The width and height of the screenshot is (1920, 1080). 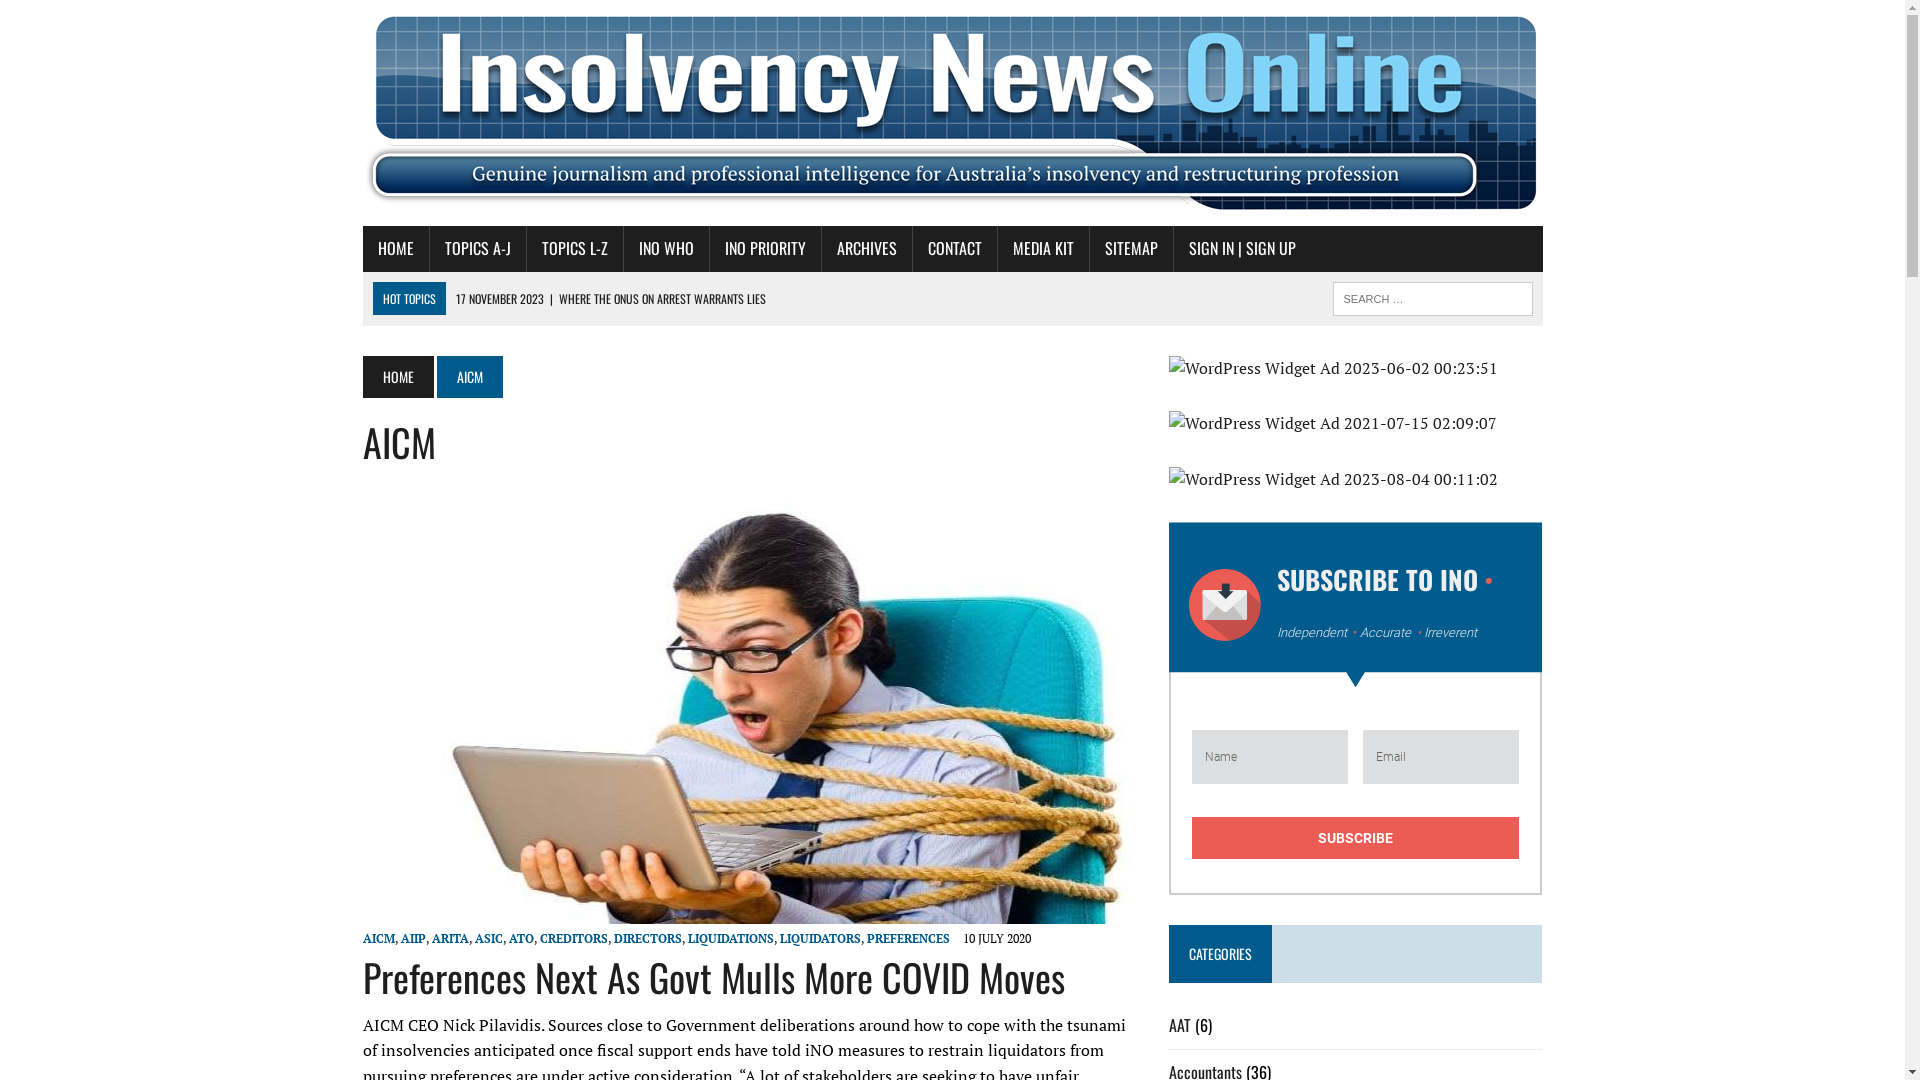 I want to click on '17 NOVEMBER 2023 | WHERE THE ONUS ON ARREST WARRANTS LIES', so click(x=609, y=299).